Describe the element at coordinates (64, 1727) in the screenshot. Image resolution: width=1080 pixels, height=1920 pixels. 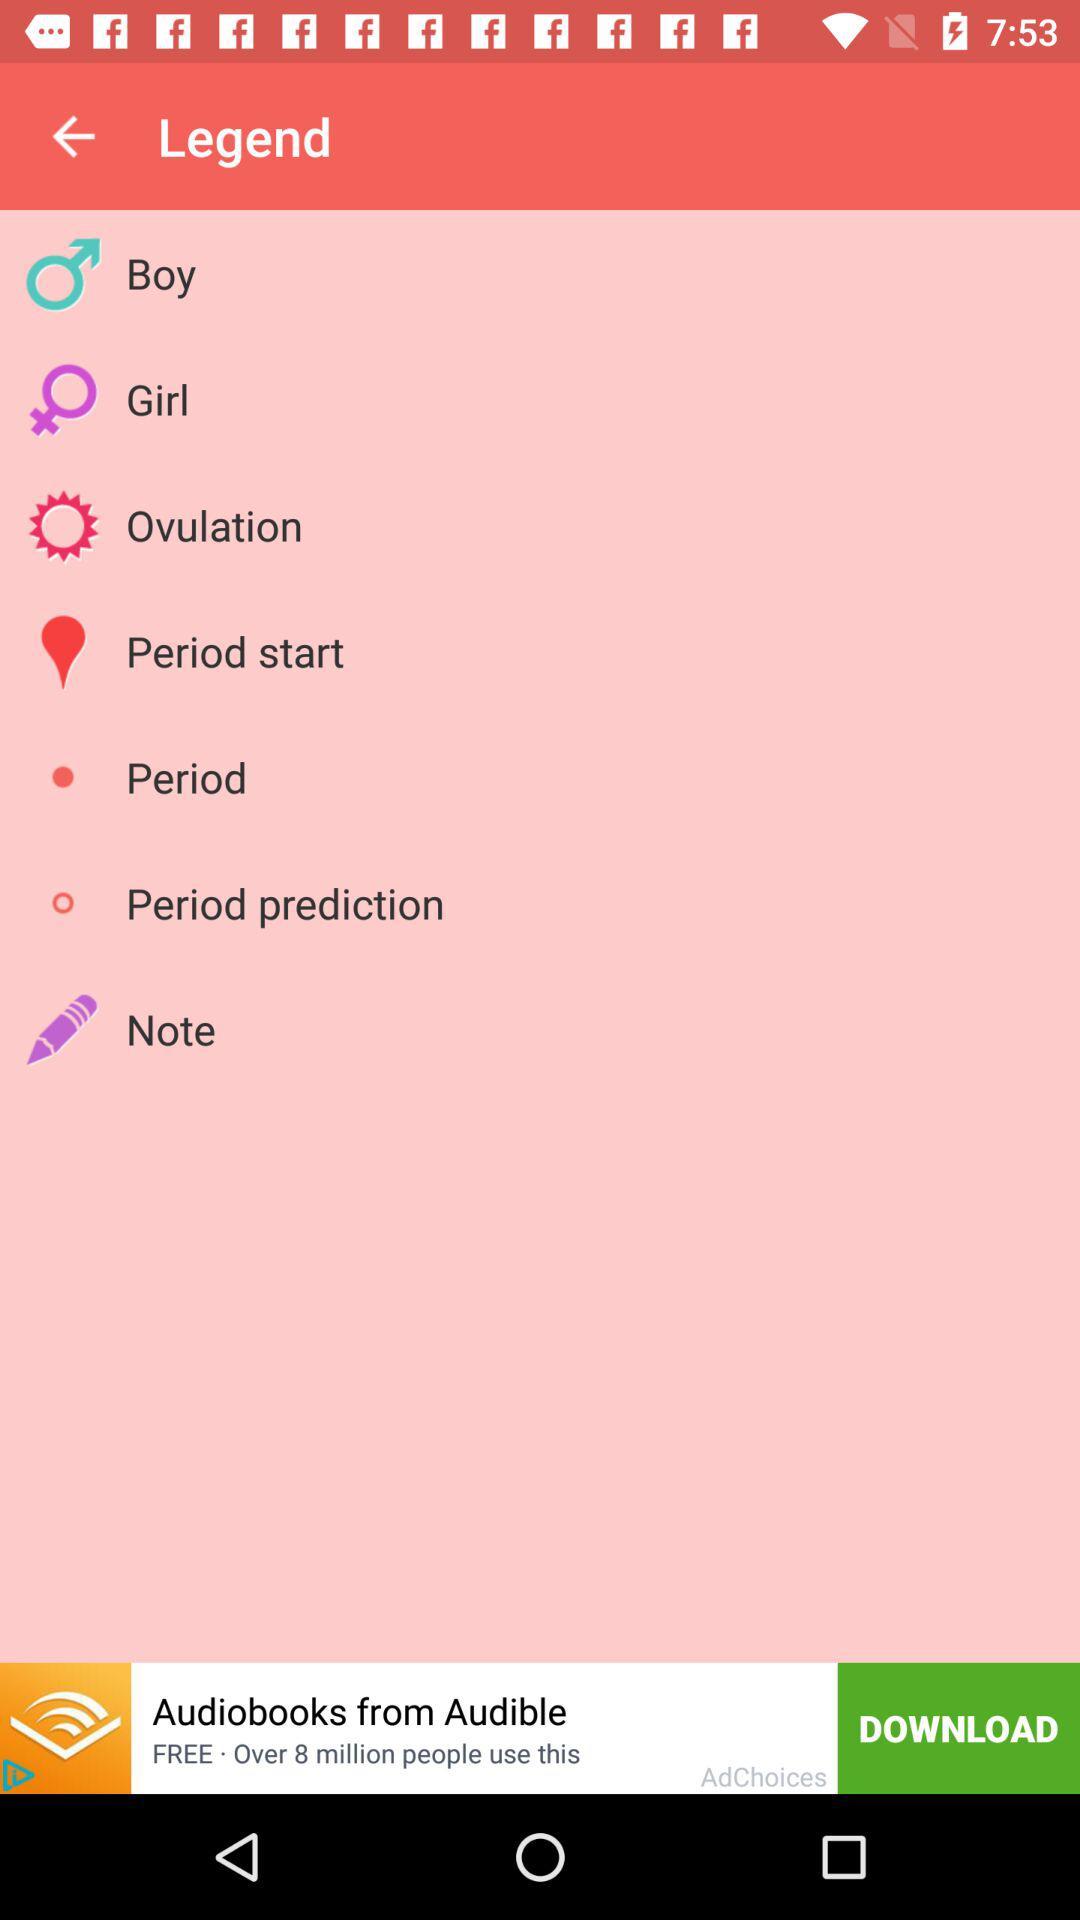
I see `audio` at that location.